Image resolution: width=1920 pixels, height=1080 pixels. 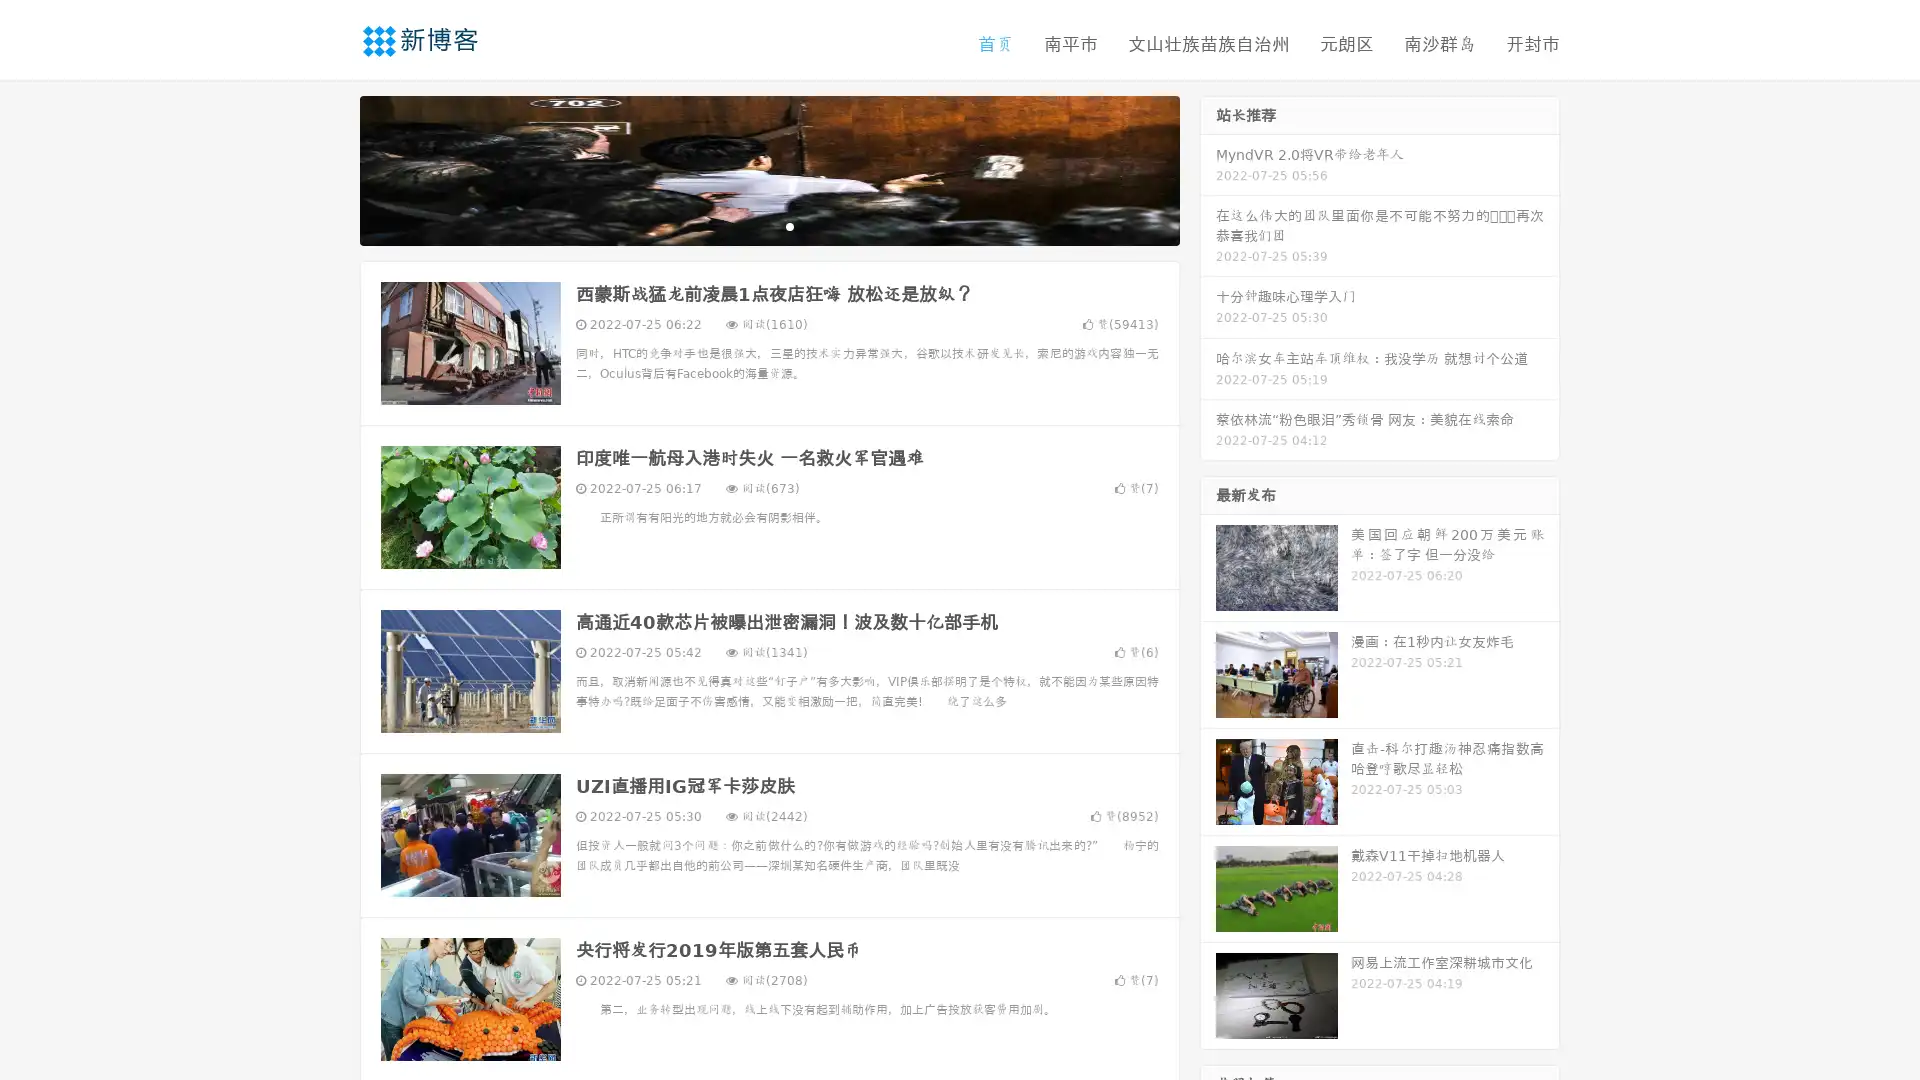 What do you see at coordinates (1208, 168) in the screenshot?
I see `Next slide` at bounding box center [1208, 168].